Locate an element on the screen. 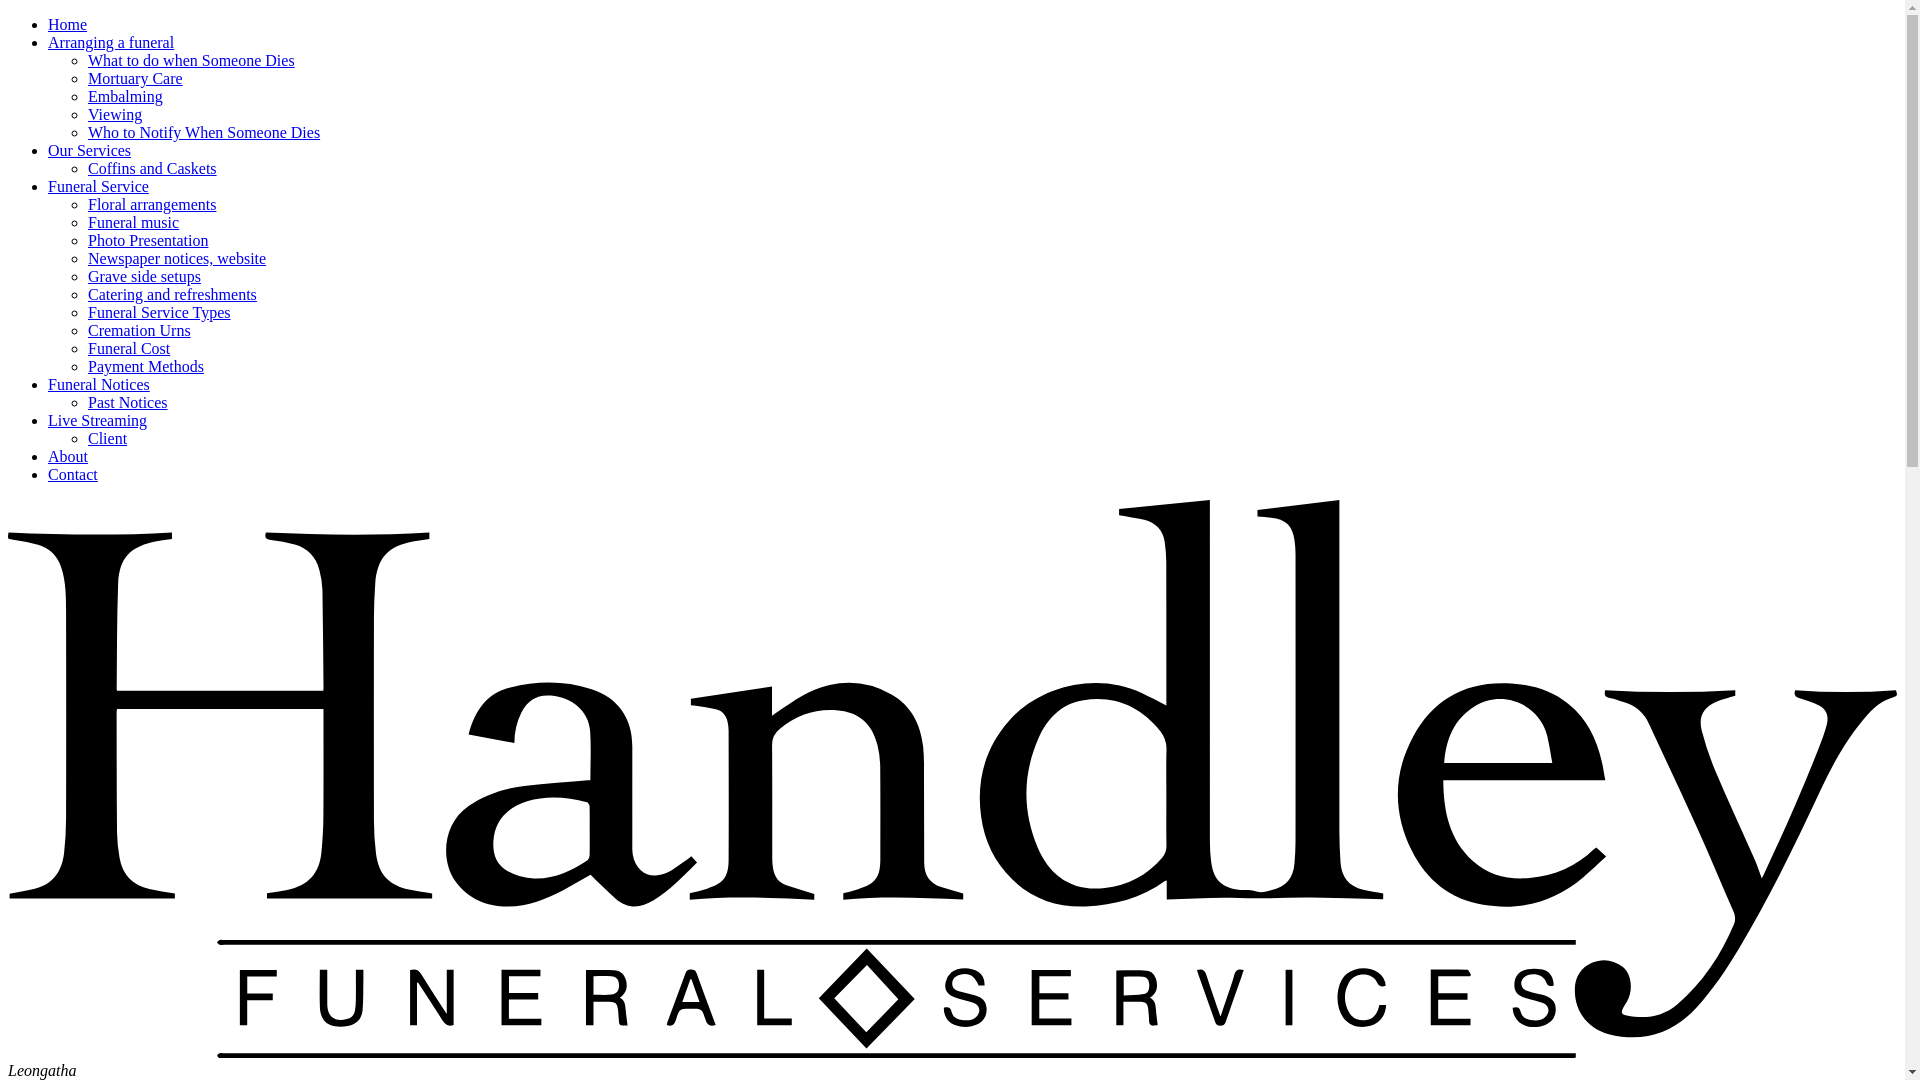 This screenshot has height=1080, width=1920. 'Past Notices' is located at coordinates (127, 402).